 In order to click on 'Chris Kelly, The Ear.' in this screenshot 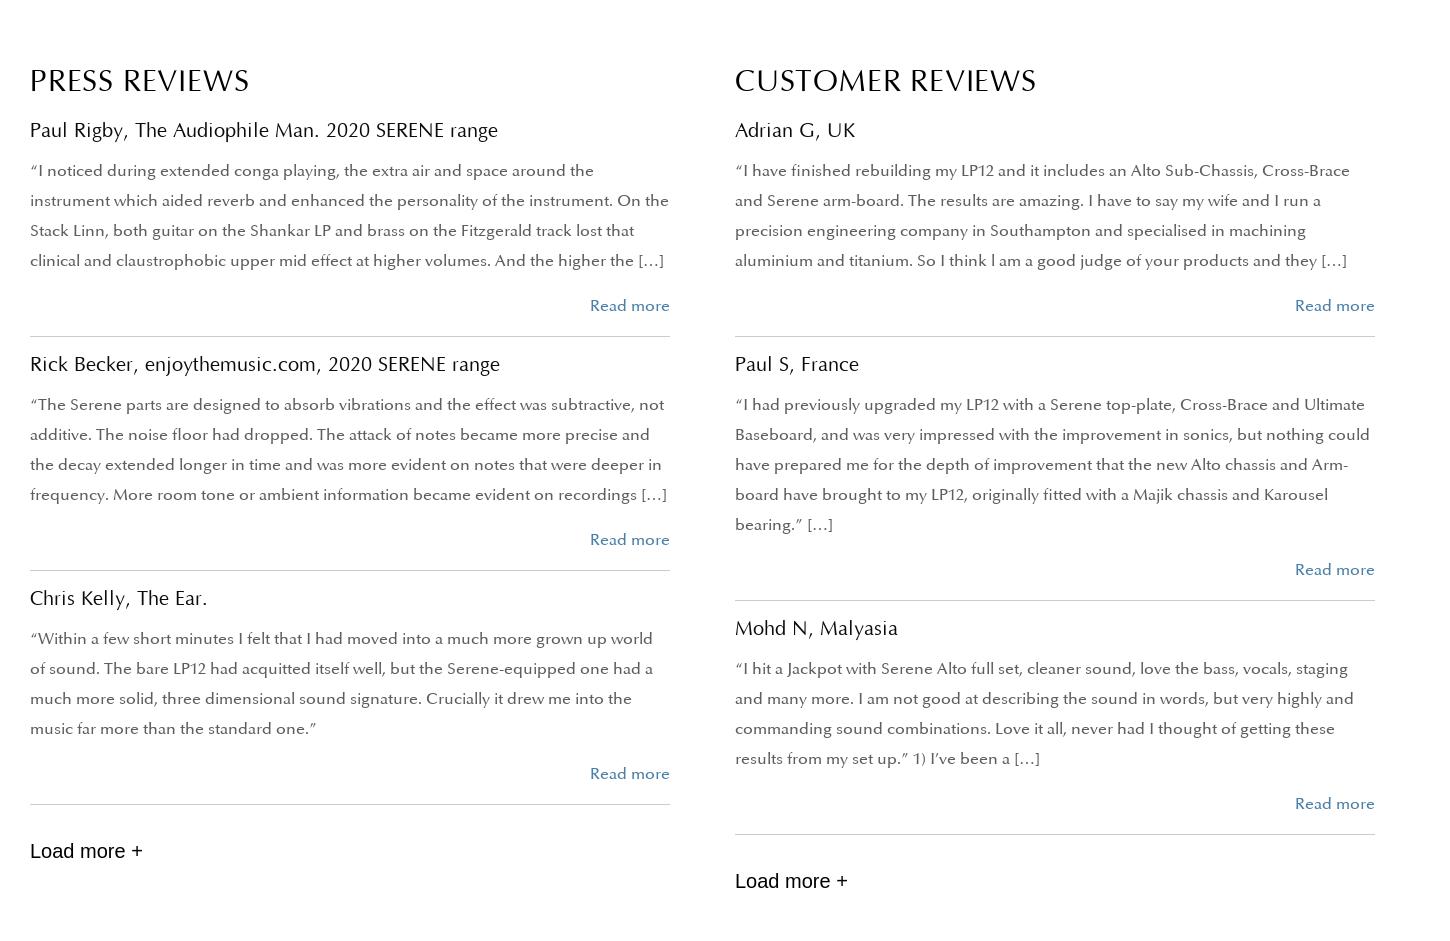, I will do `click(119, 599)`.